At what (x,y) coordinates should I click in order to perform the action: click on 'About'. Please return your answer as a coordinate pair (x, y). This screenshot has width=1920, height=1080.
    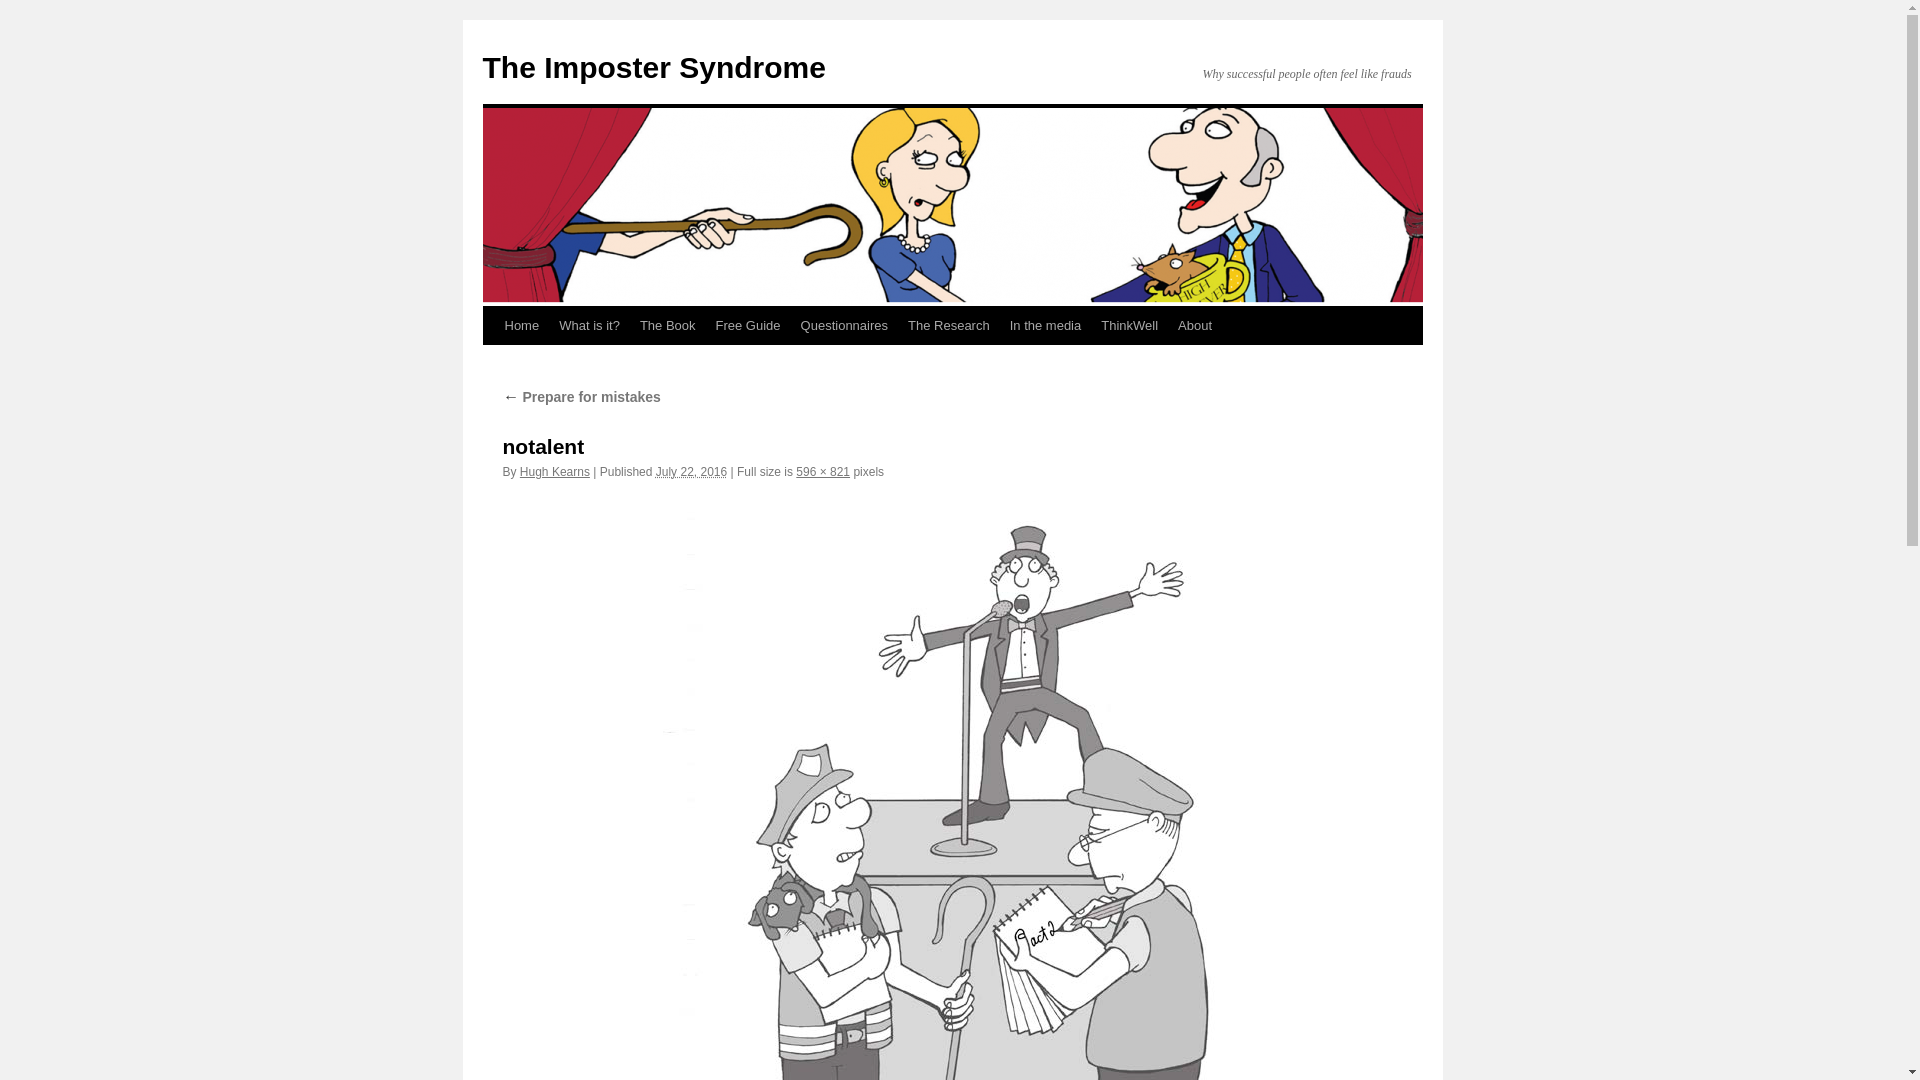
    Looking at the image, I should click on (1167, 325).